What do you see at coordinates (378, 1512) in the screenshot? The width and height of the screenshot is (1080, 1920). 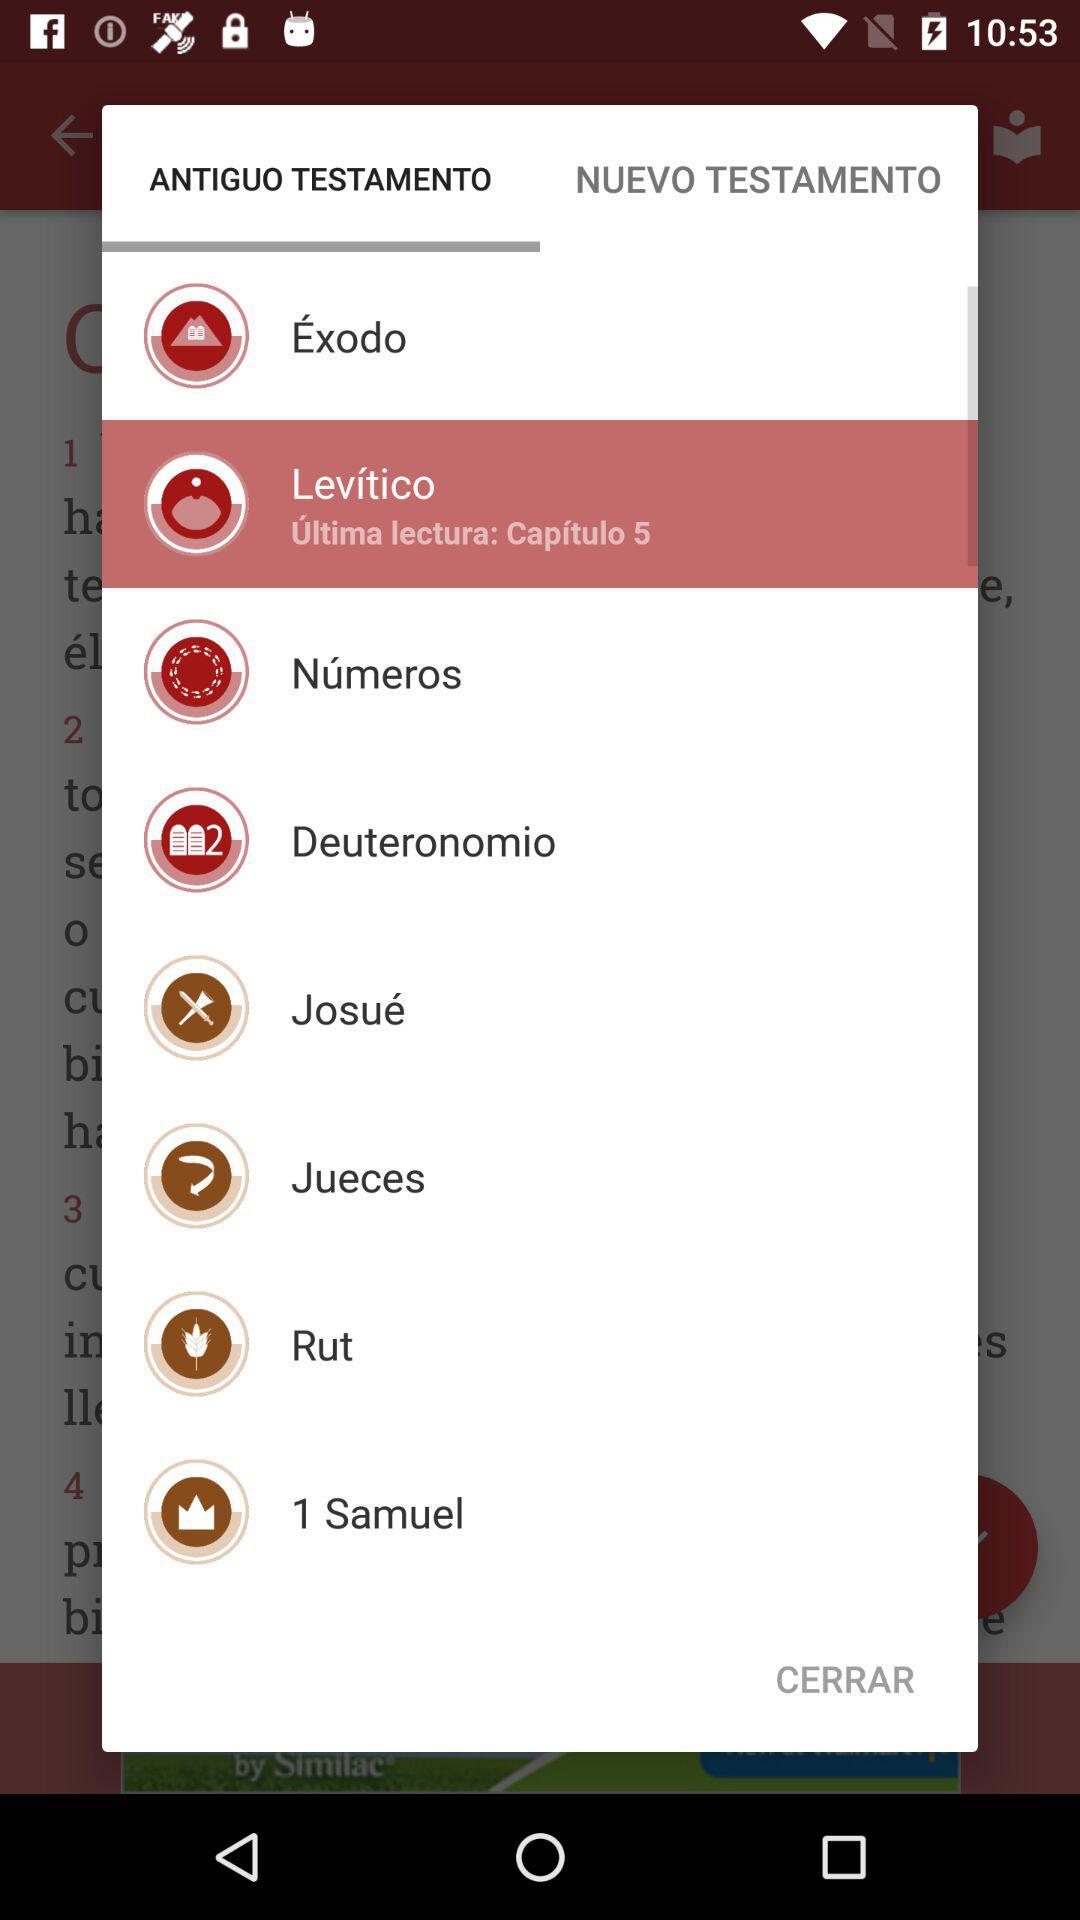 I see `the 1 samuel icon` at bounding box center [378, 1512].